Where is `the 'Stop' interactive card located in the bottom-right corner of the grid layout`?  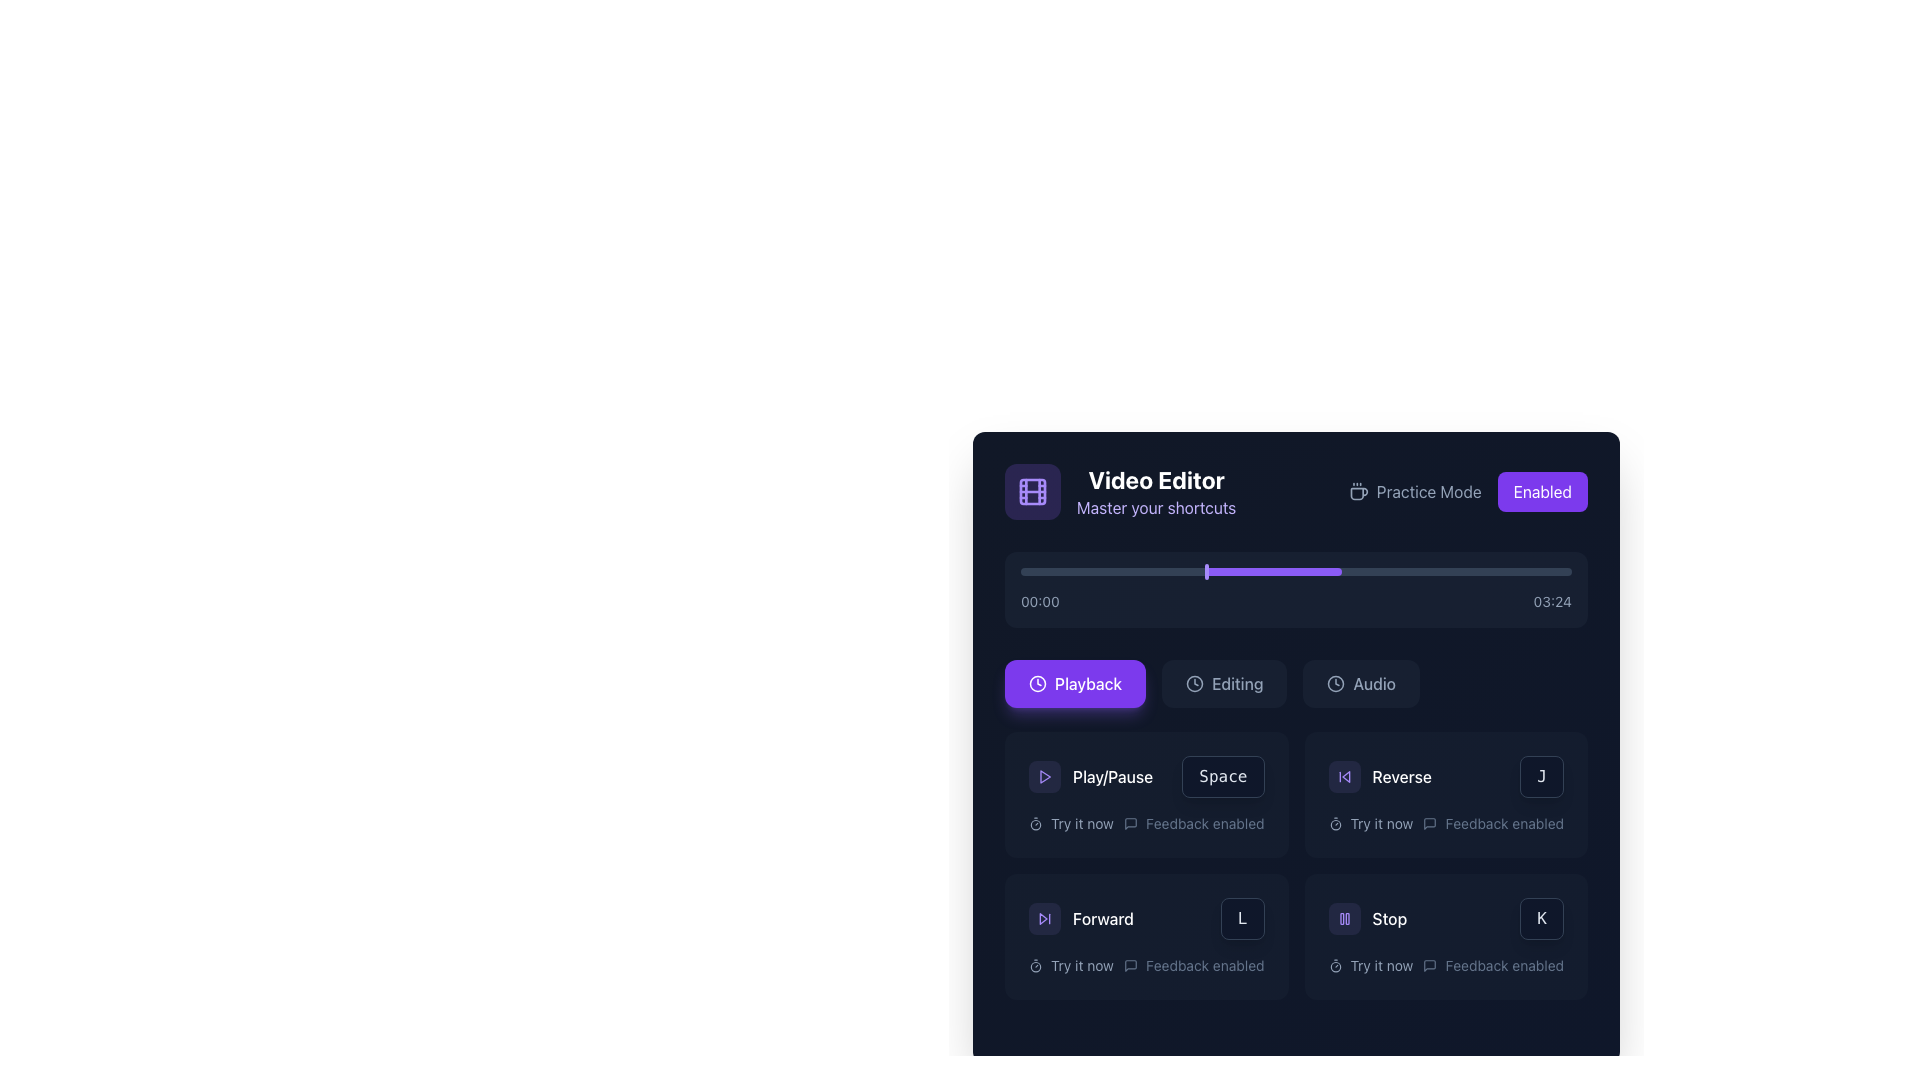 the 'Stop' interactive card located in the bottom-right corner of the grid layout is located at coordinates (1446, 937).